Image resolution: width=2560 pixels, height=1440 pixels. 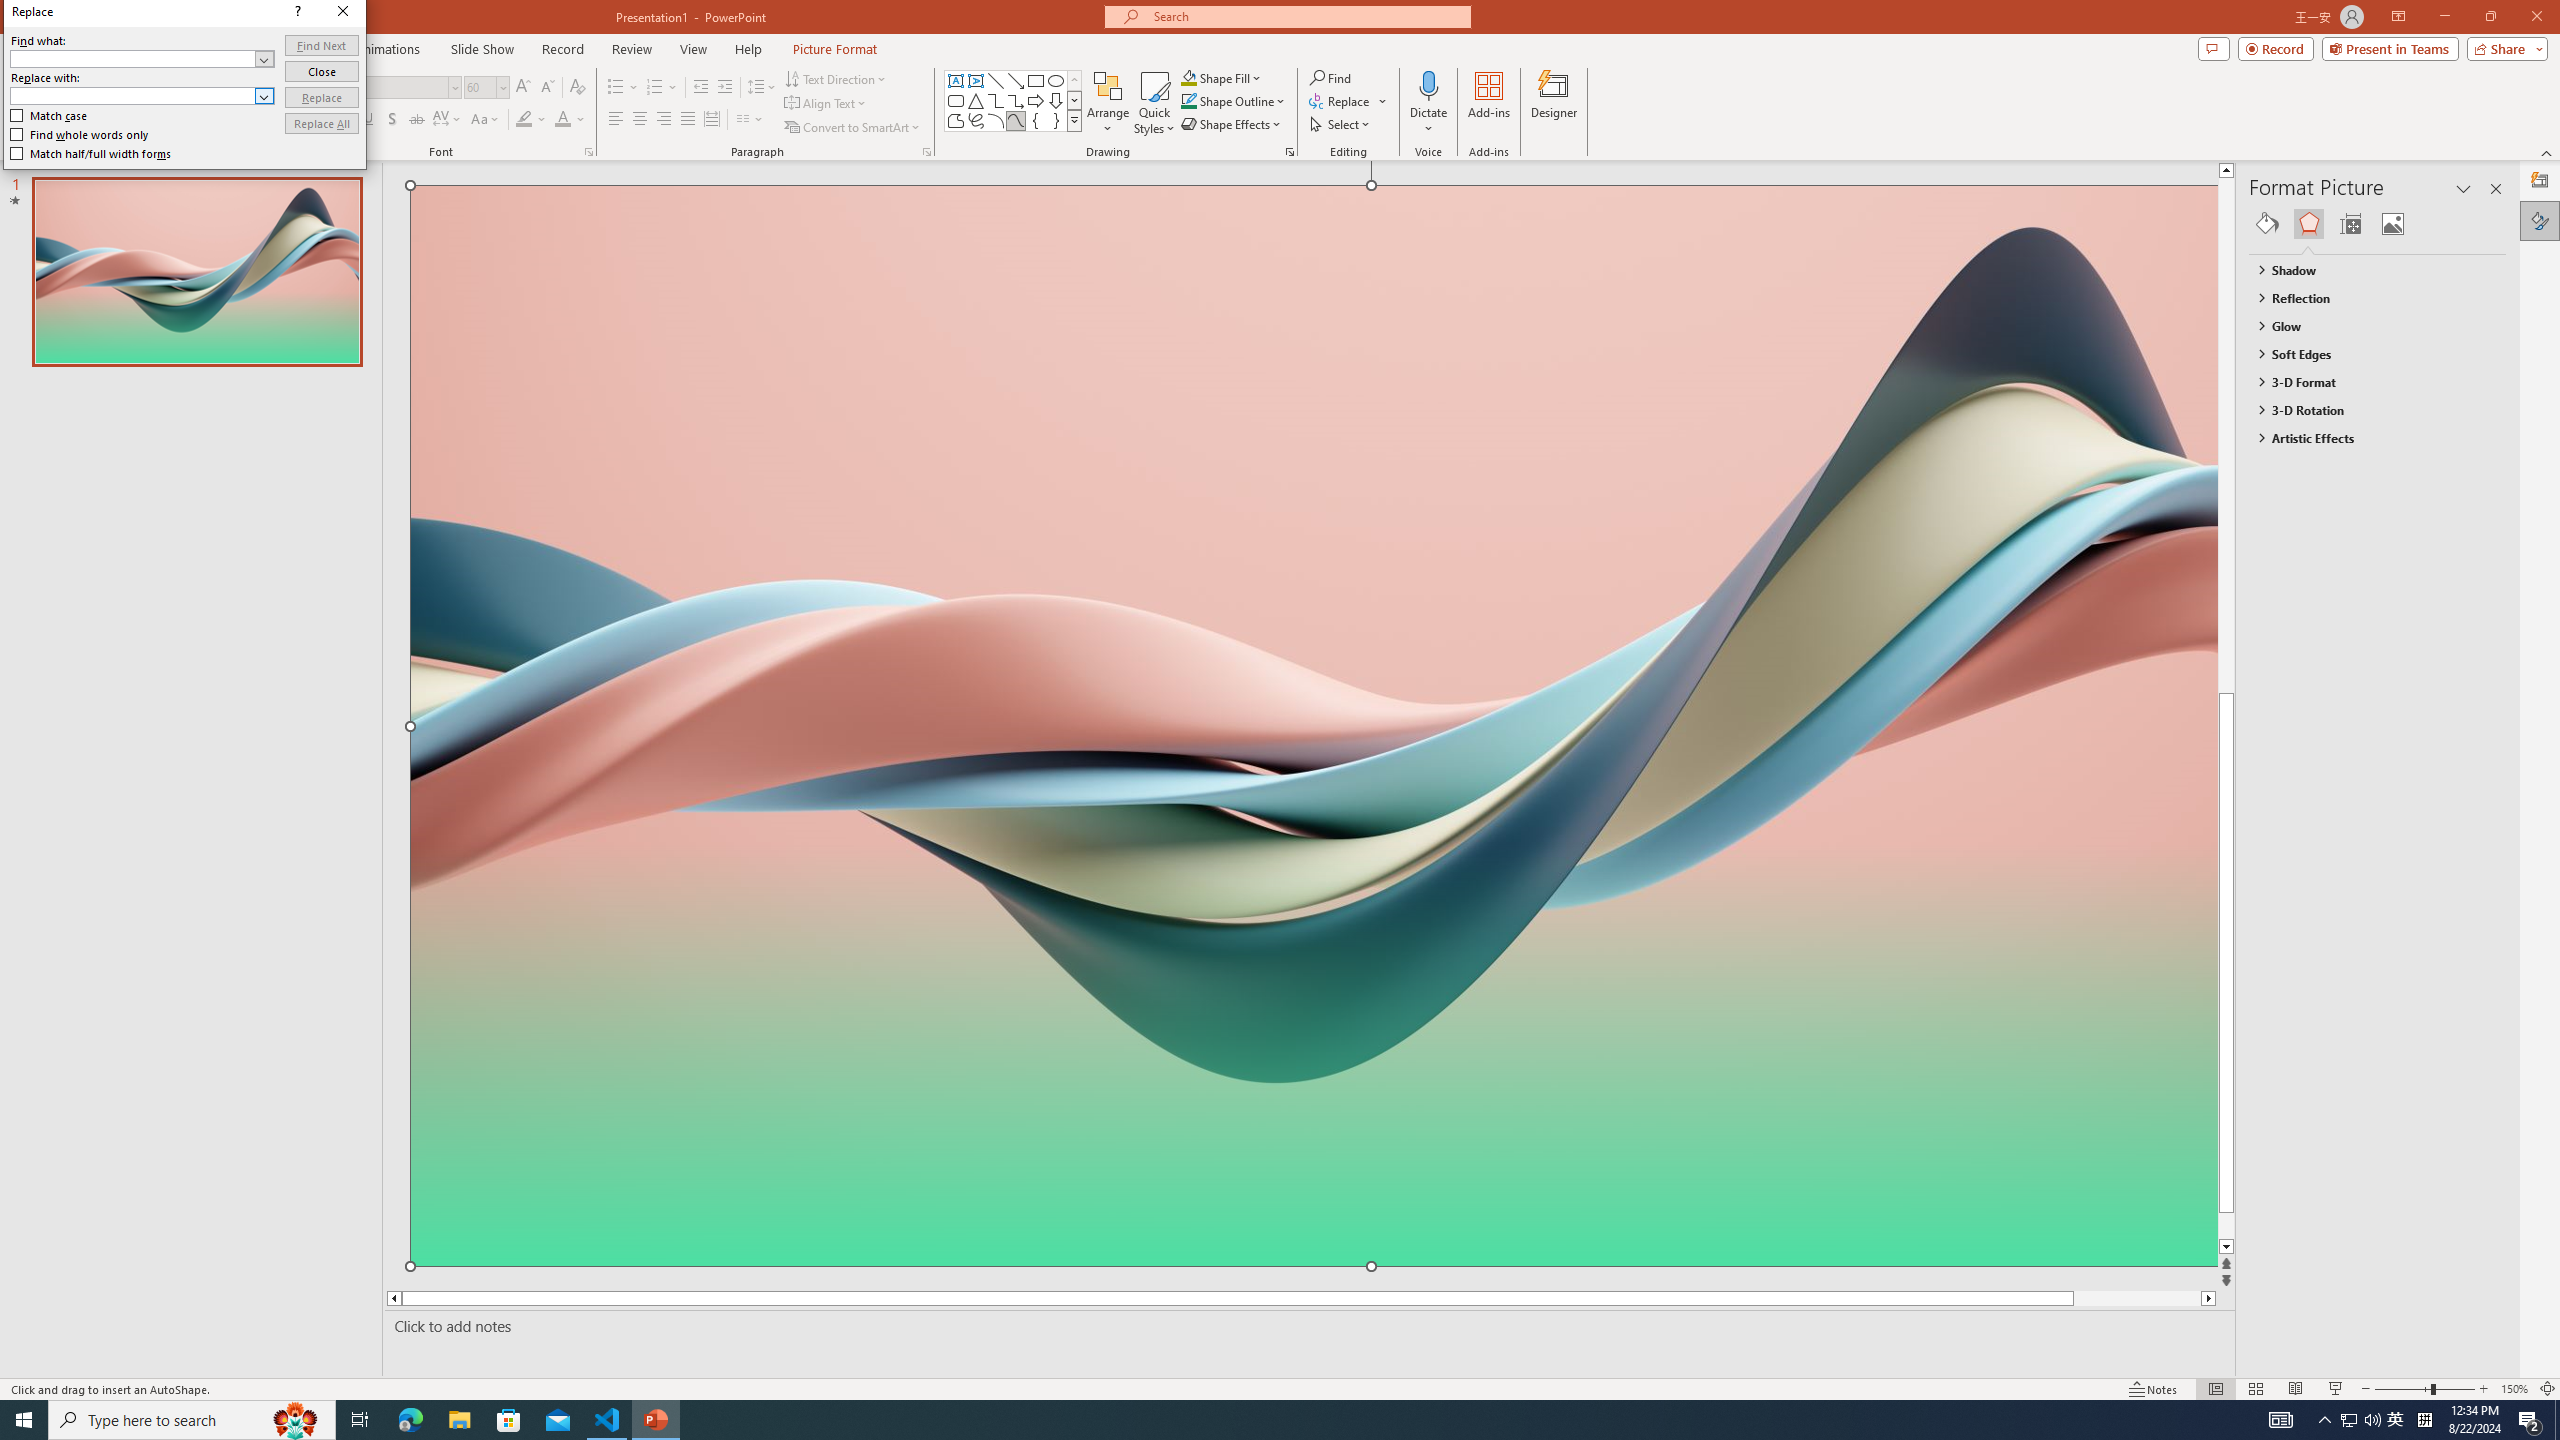 I want to click on 'AutomationID: 4105', so click(x=2279, y=1418).